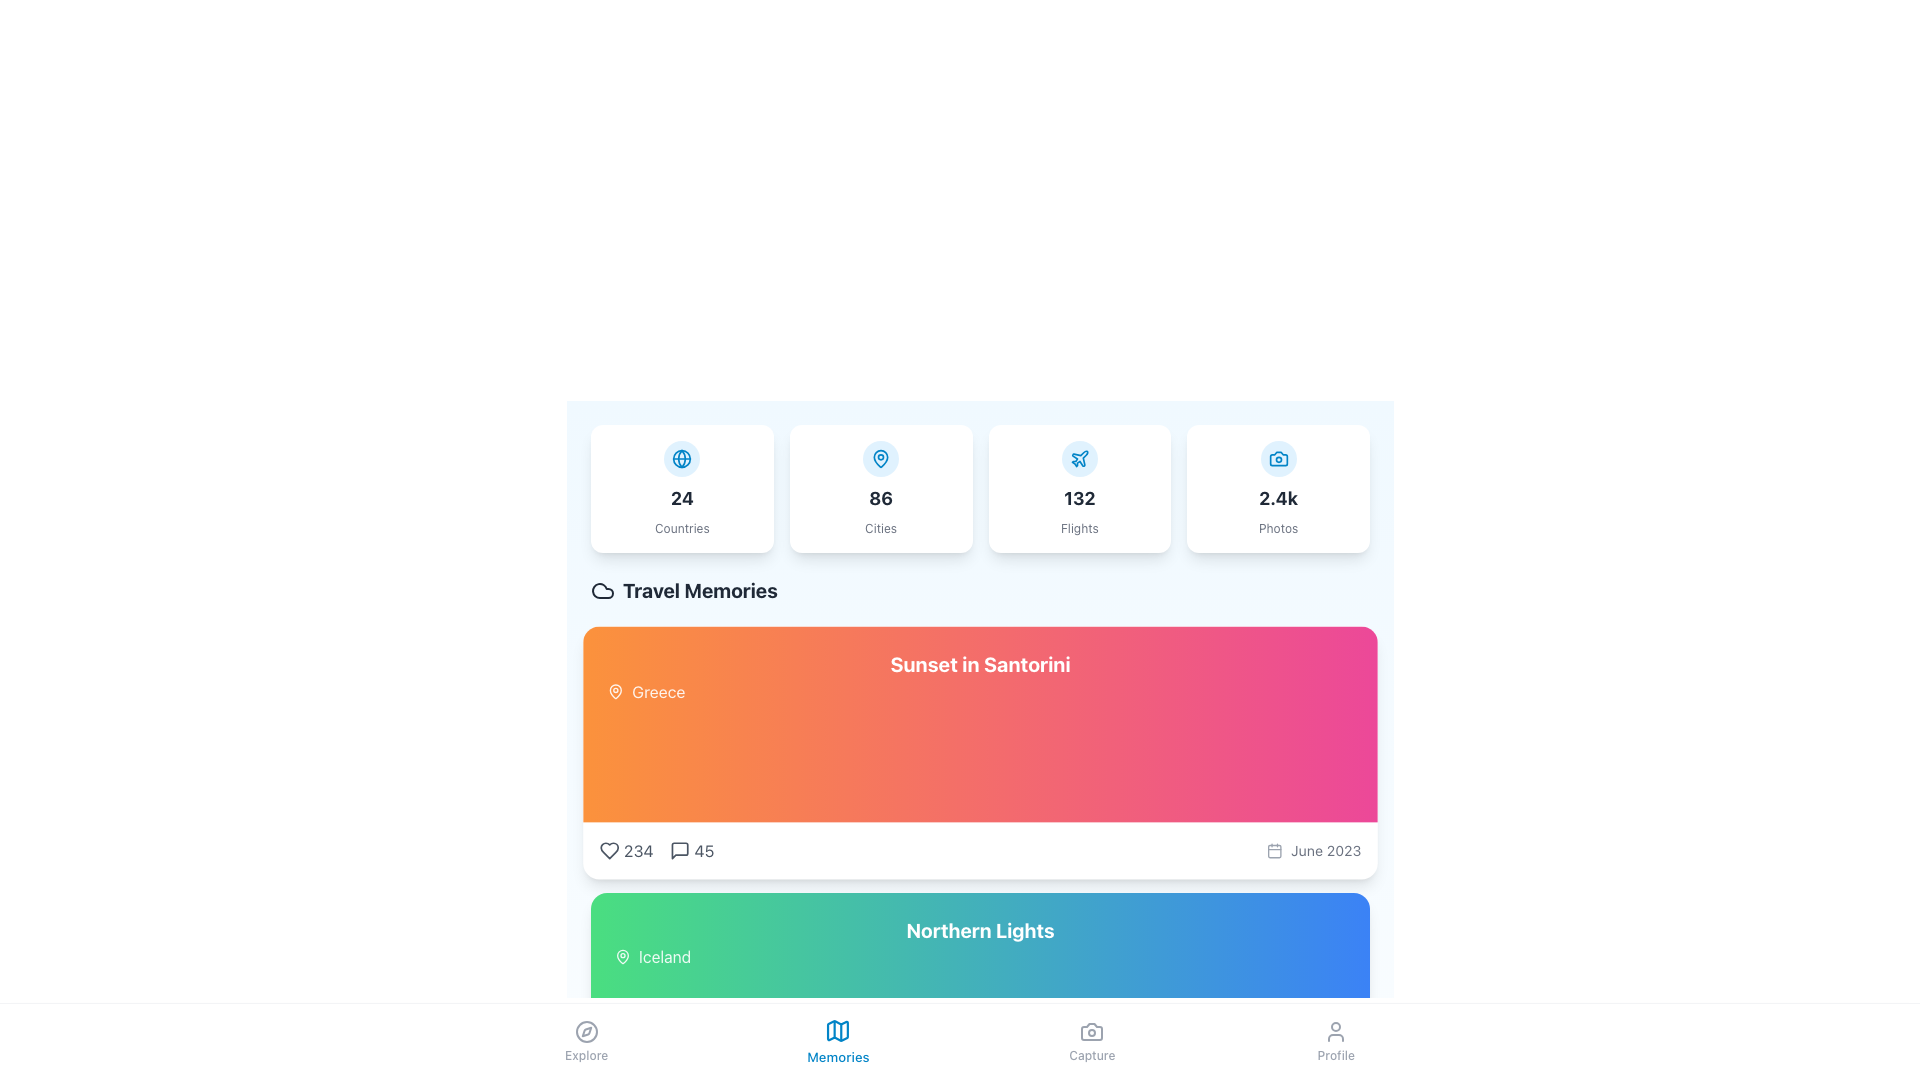  I want to click on the 'Countries' icon located in the top left of the card component, which visually represents the metric associated with the number '24' indicating the count of countries, so click(682, 459).